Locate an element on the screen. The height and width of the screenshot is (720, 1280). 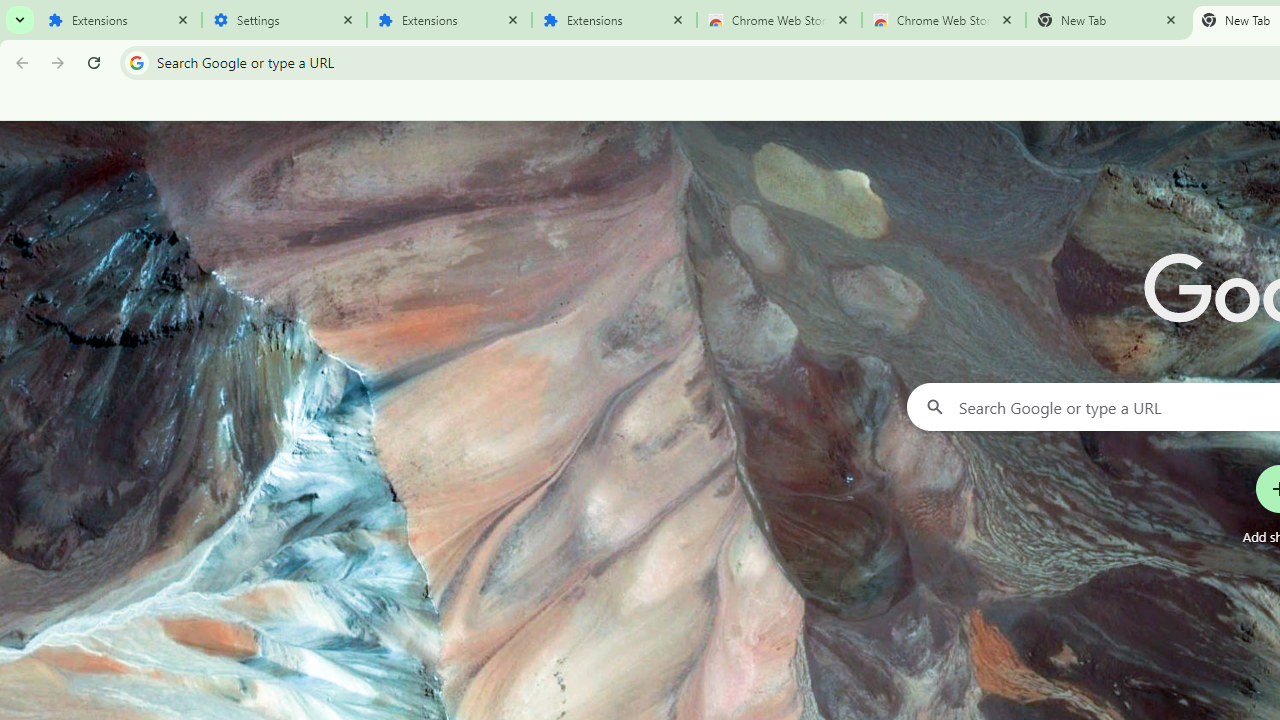
'Settings' is located at coordinates (283, 20).